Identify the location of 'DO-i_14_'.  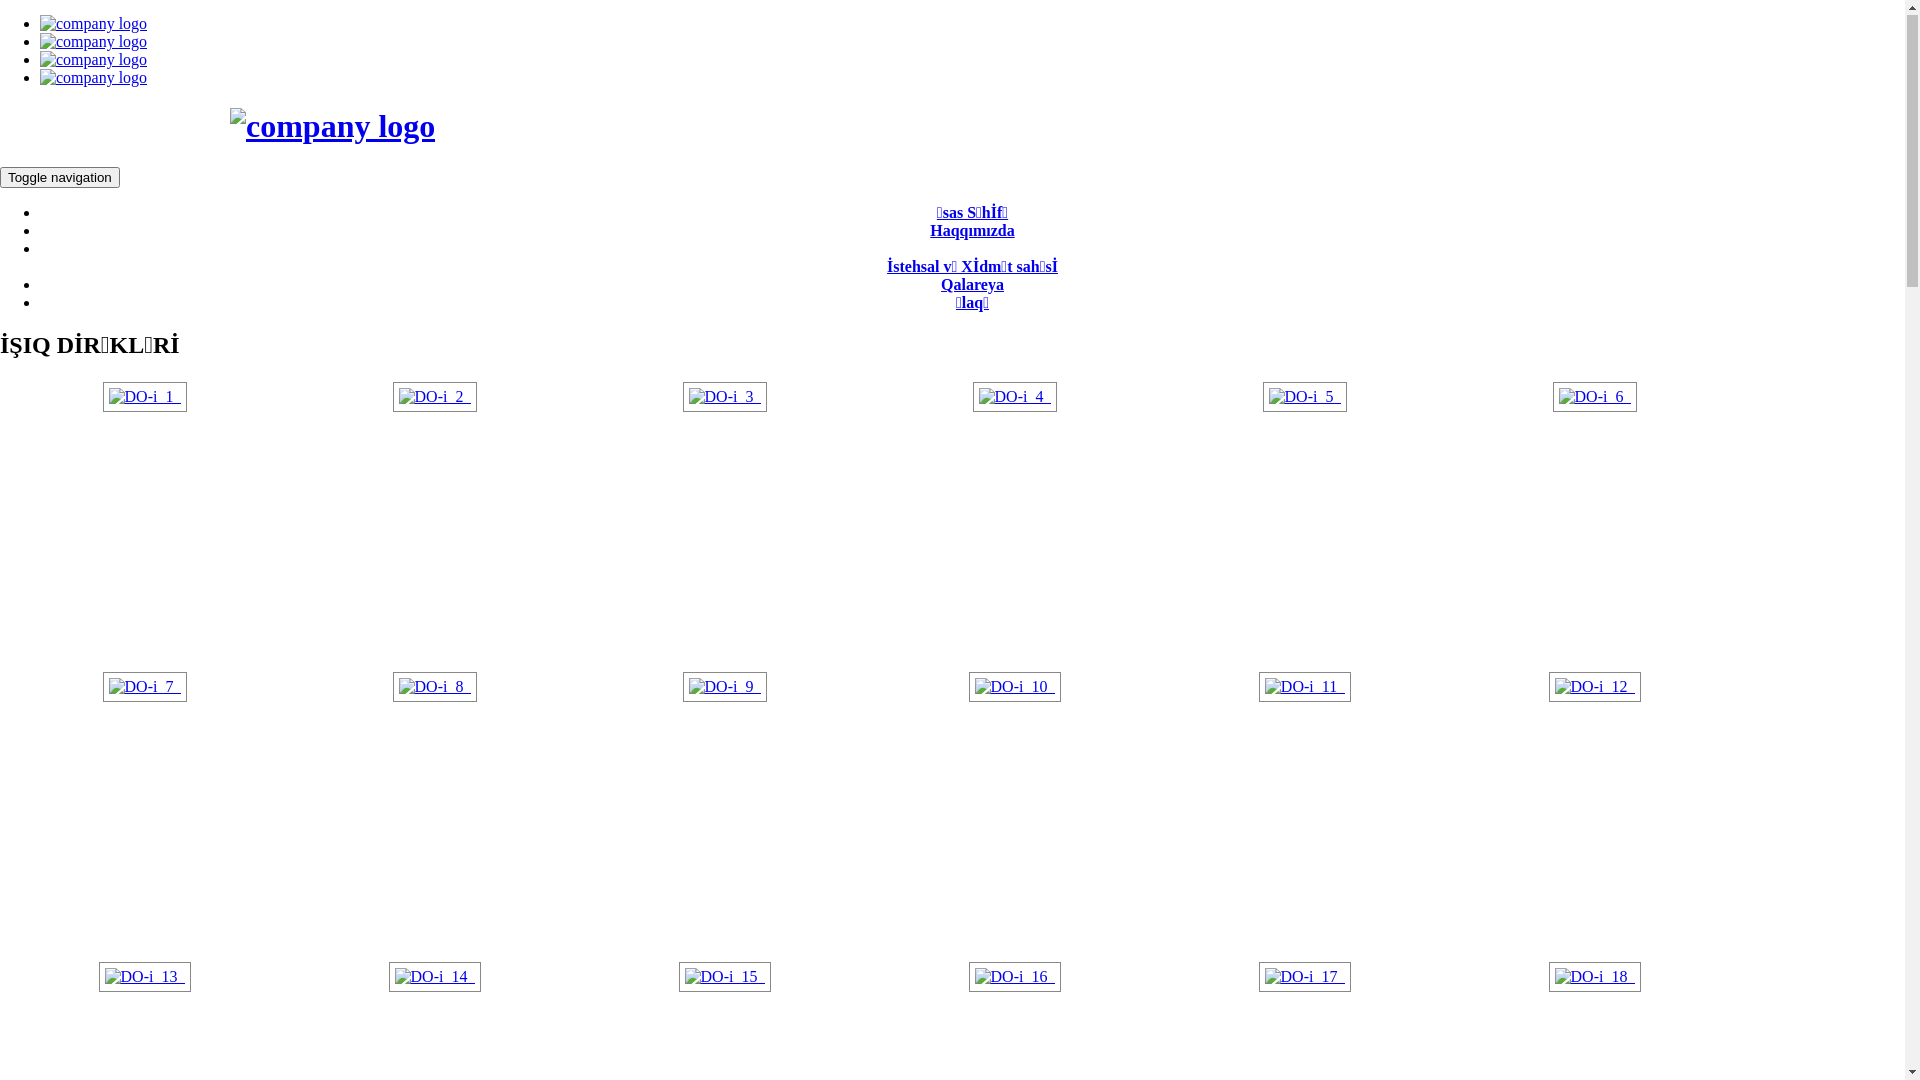
(434, 976).